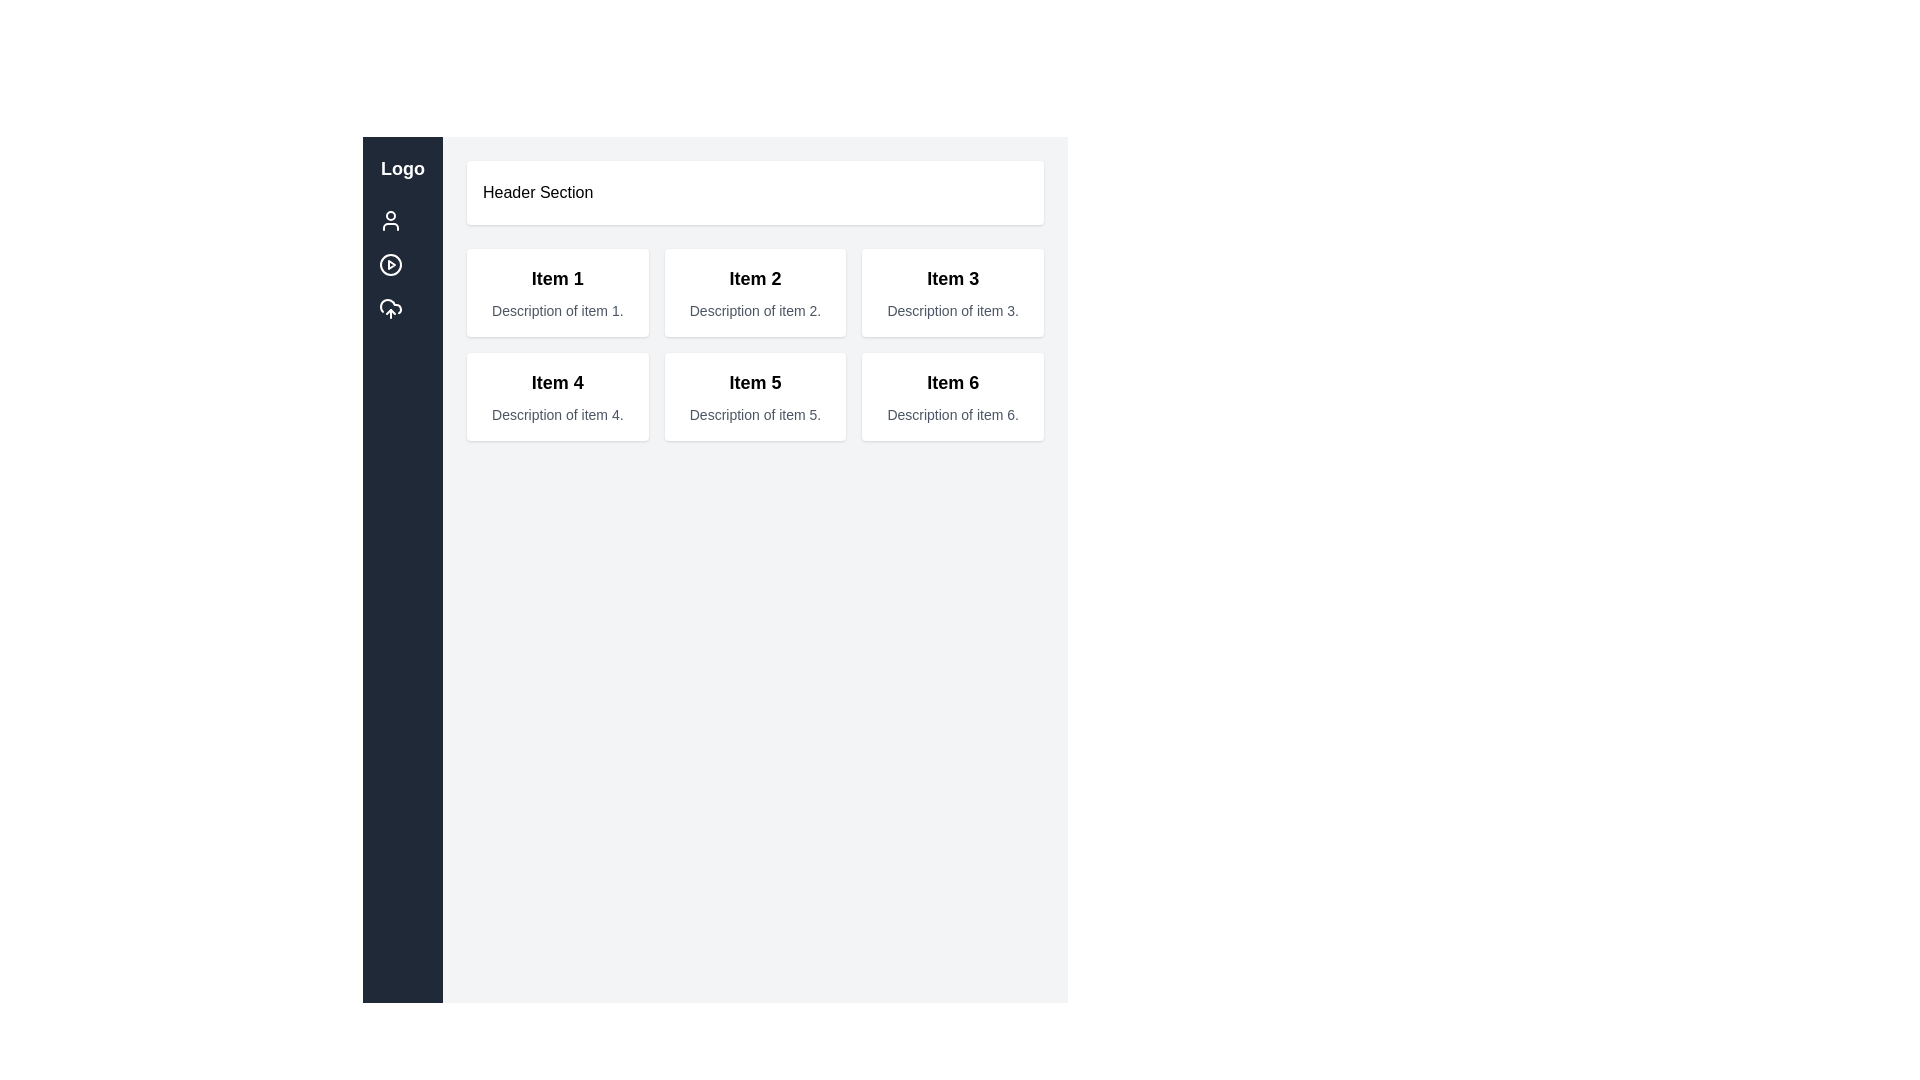  Describe the element at coordinates (754, 278) in the screenshot. I see `the text 'Item 2', which is styled in bold and large font, located at the top of its containing card in the second column, first row of the interface` at that location.